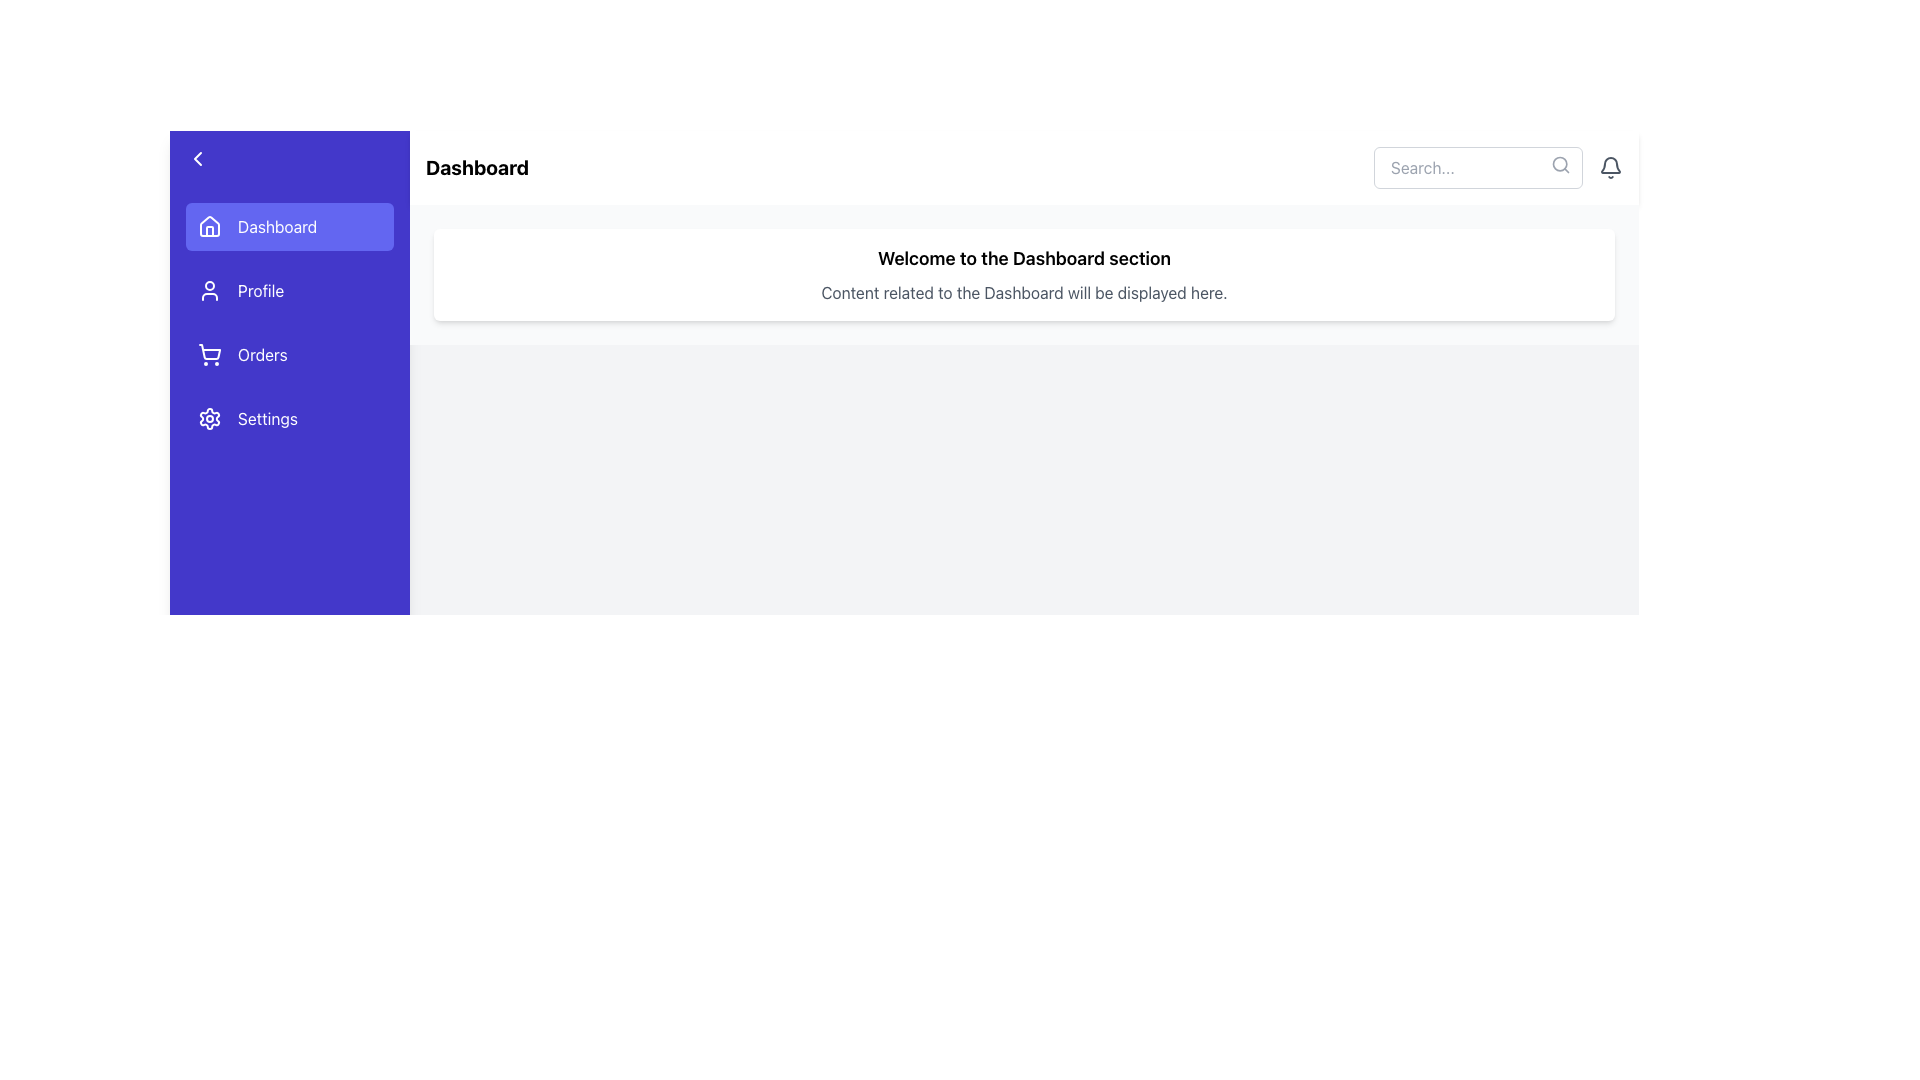 The height and width of the screenshot is (1080, 1920). I want to click on the shopping cart icon located within the 'Orders' button on the vertical navigation bar for visual guidance, so click(210, 353).